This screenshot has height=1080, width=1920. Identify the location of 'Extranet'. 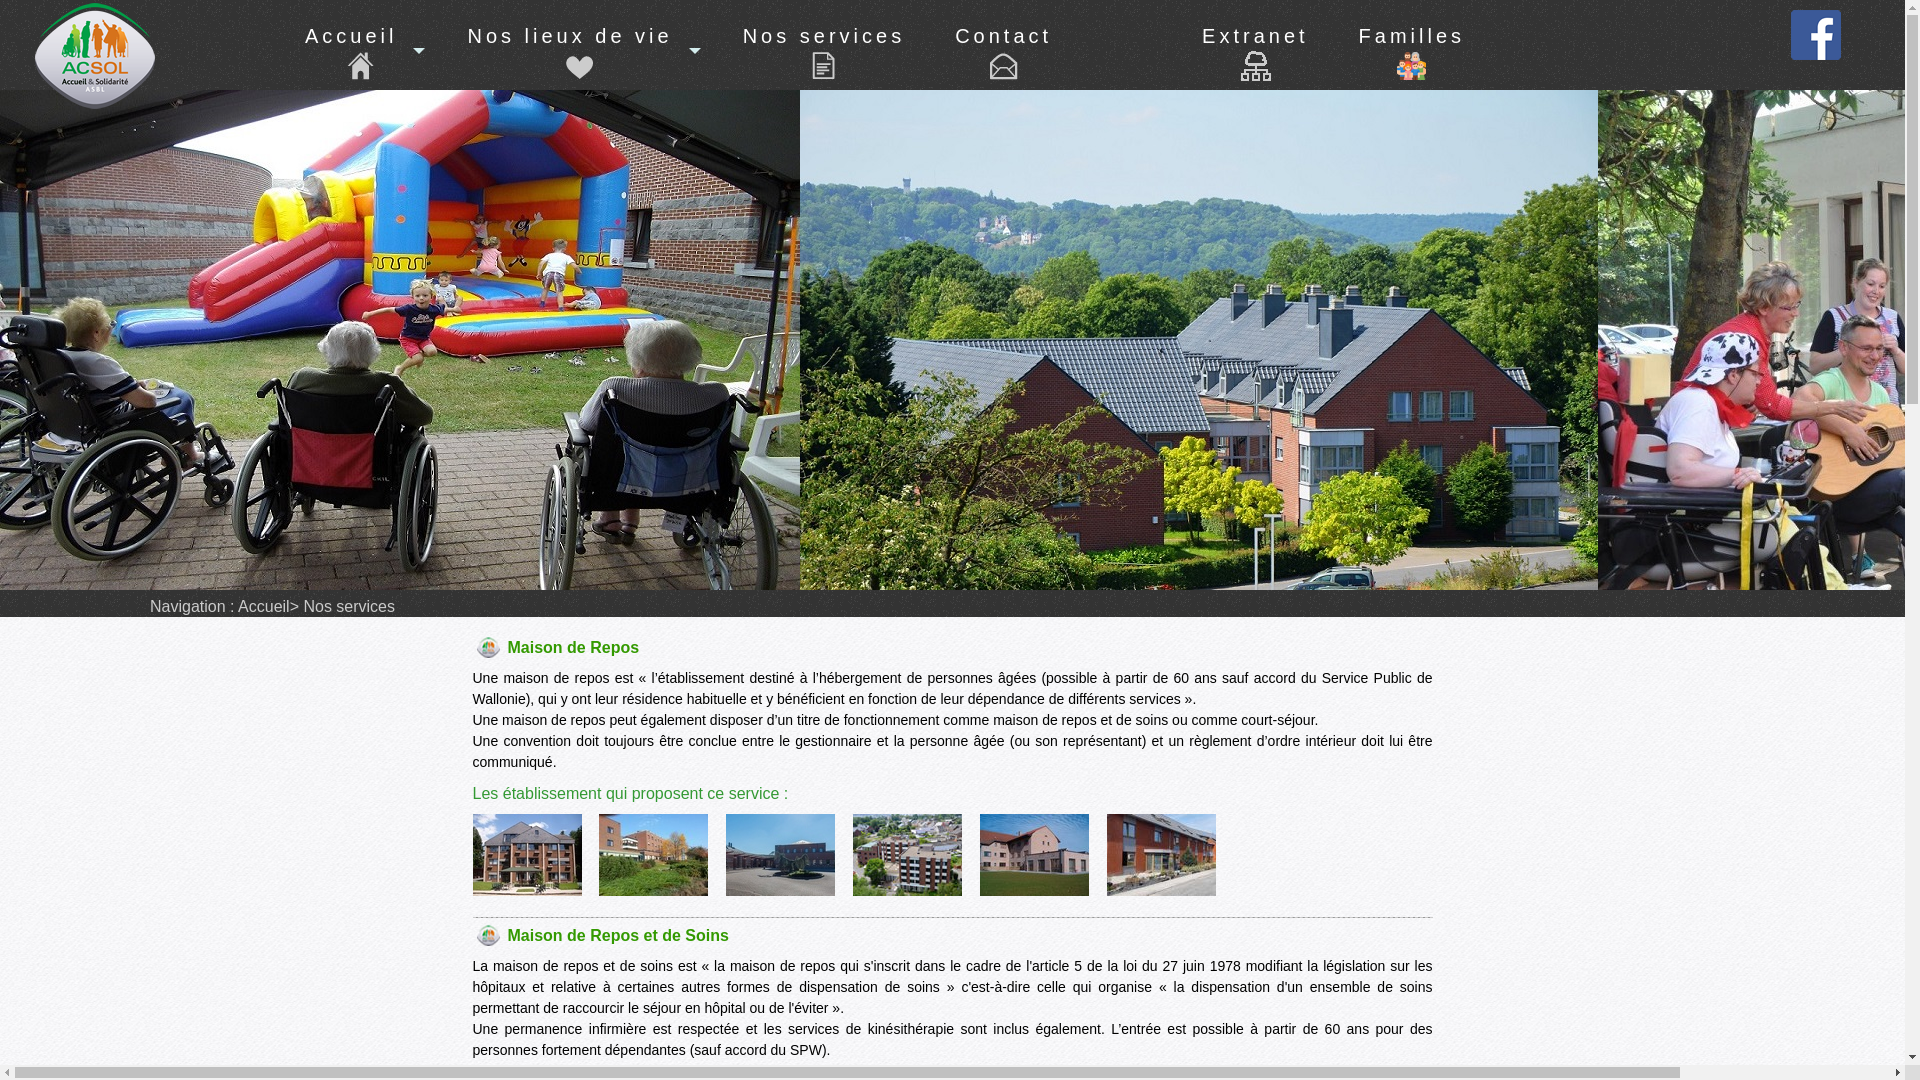
(1176, 45).